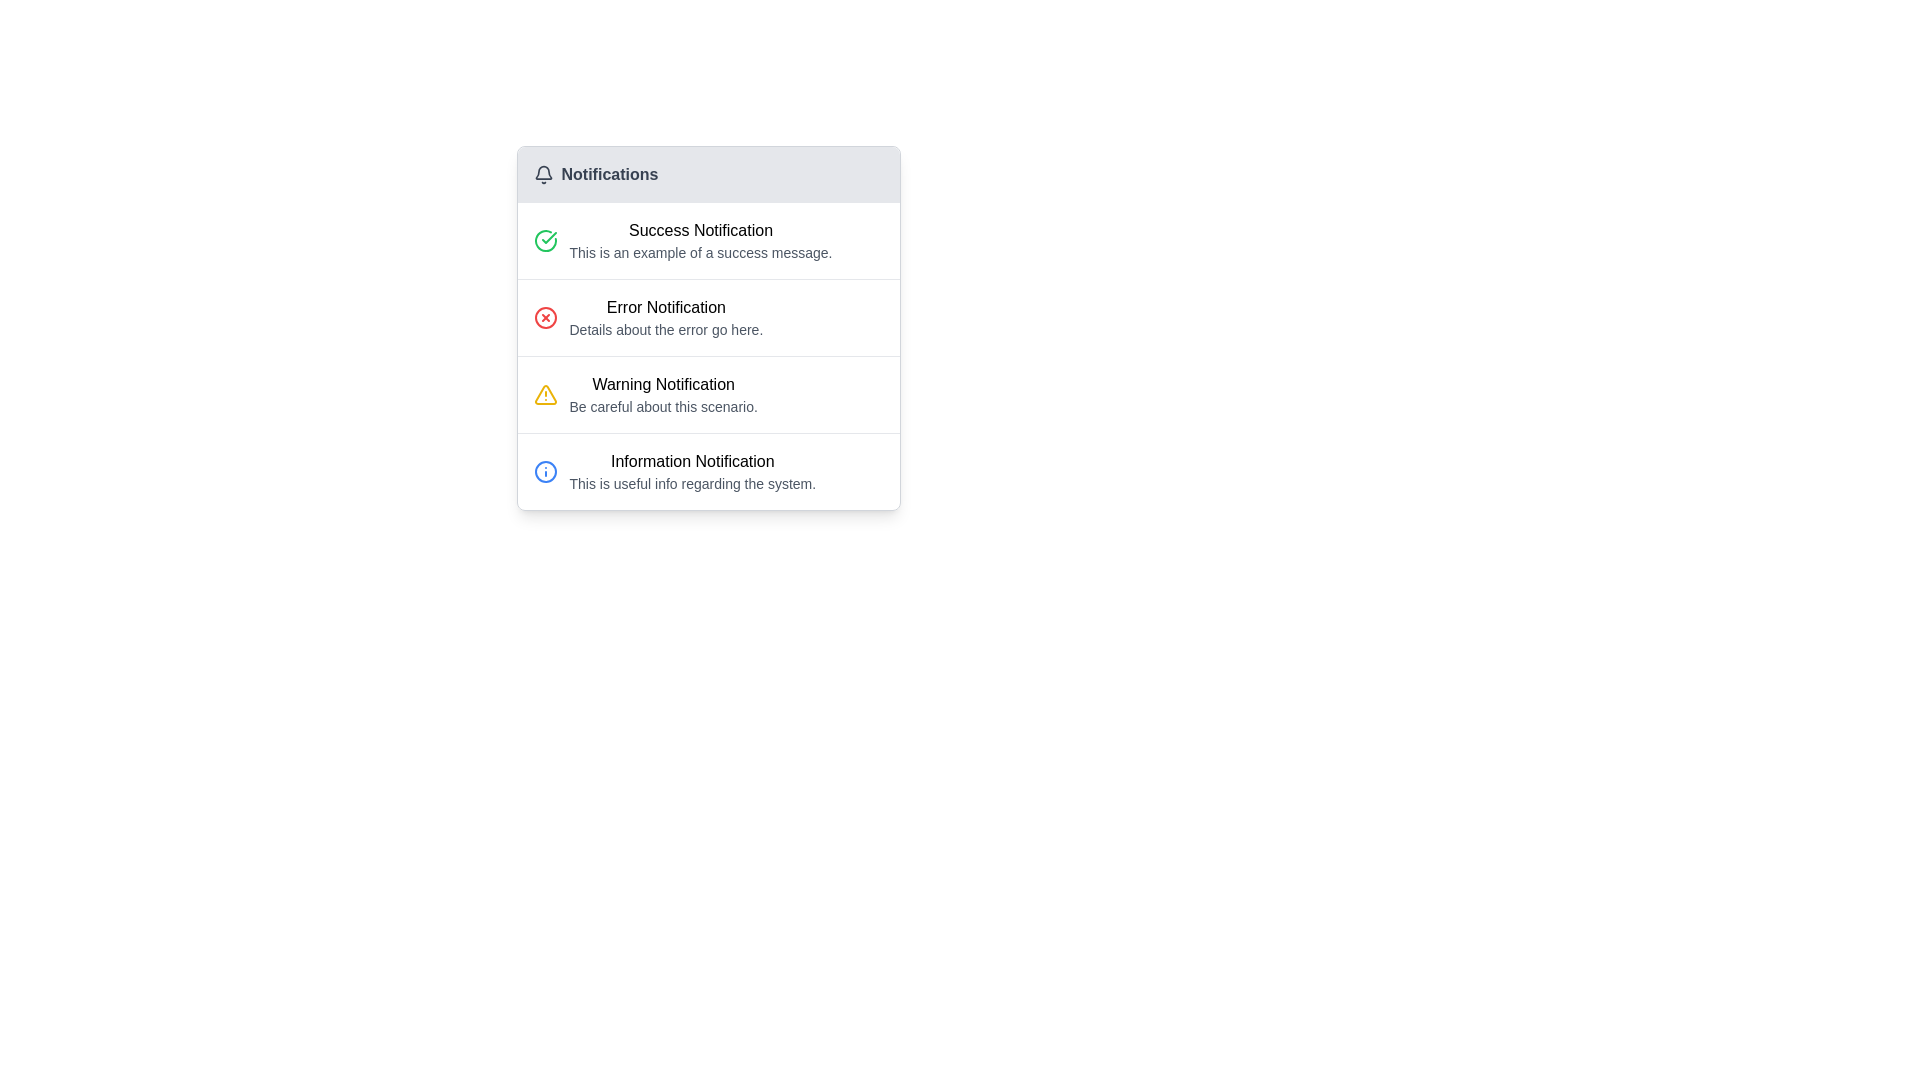  Describe the element at coordinates (663, 406) in the screenshot. I see `the text element that reads 'Be careful about this scenario.' which is styled in a smaller gray font and located directly below 'Warning Notification' inside a notification card` at that location.